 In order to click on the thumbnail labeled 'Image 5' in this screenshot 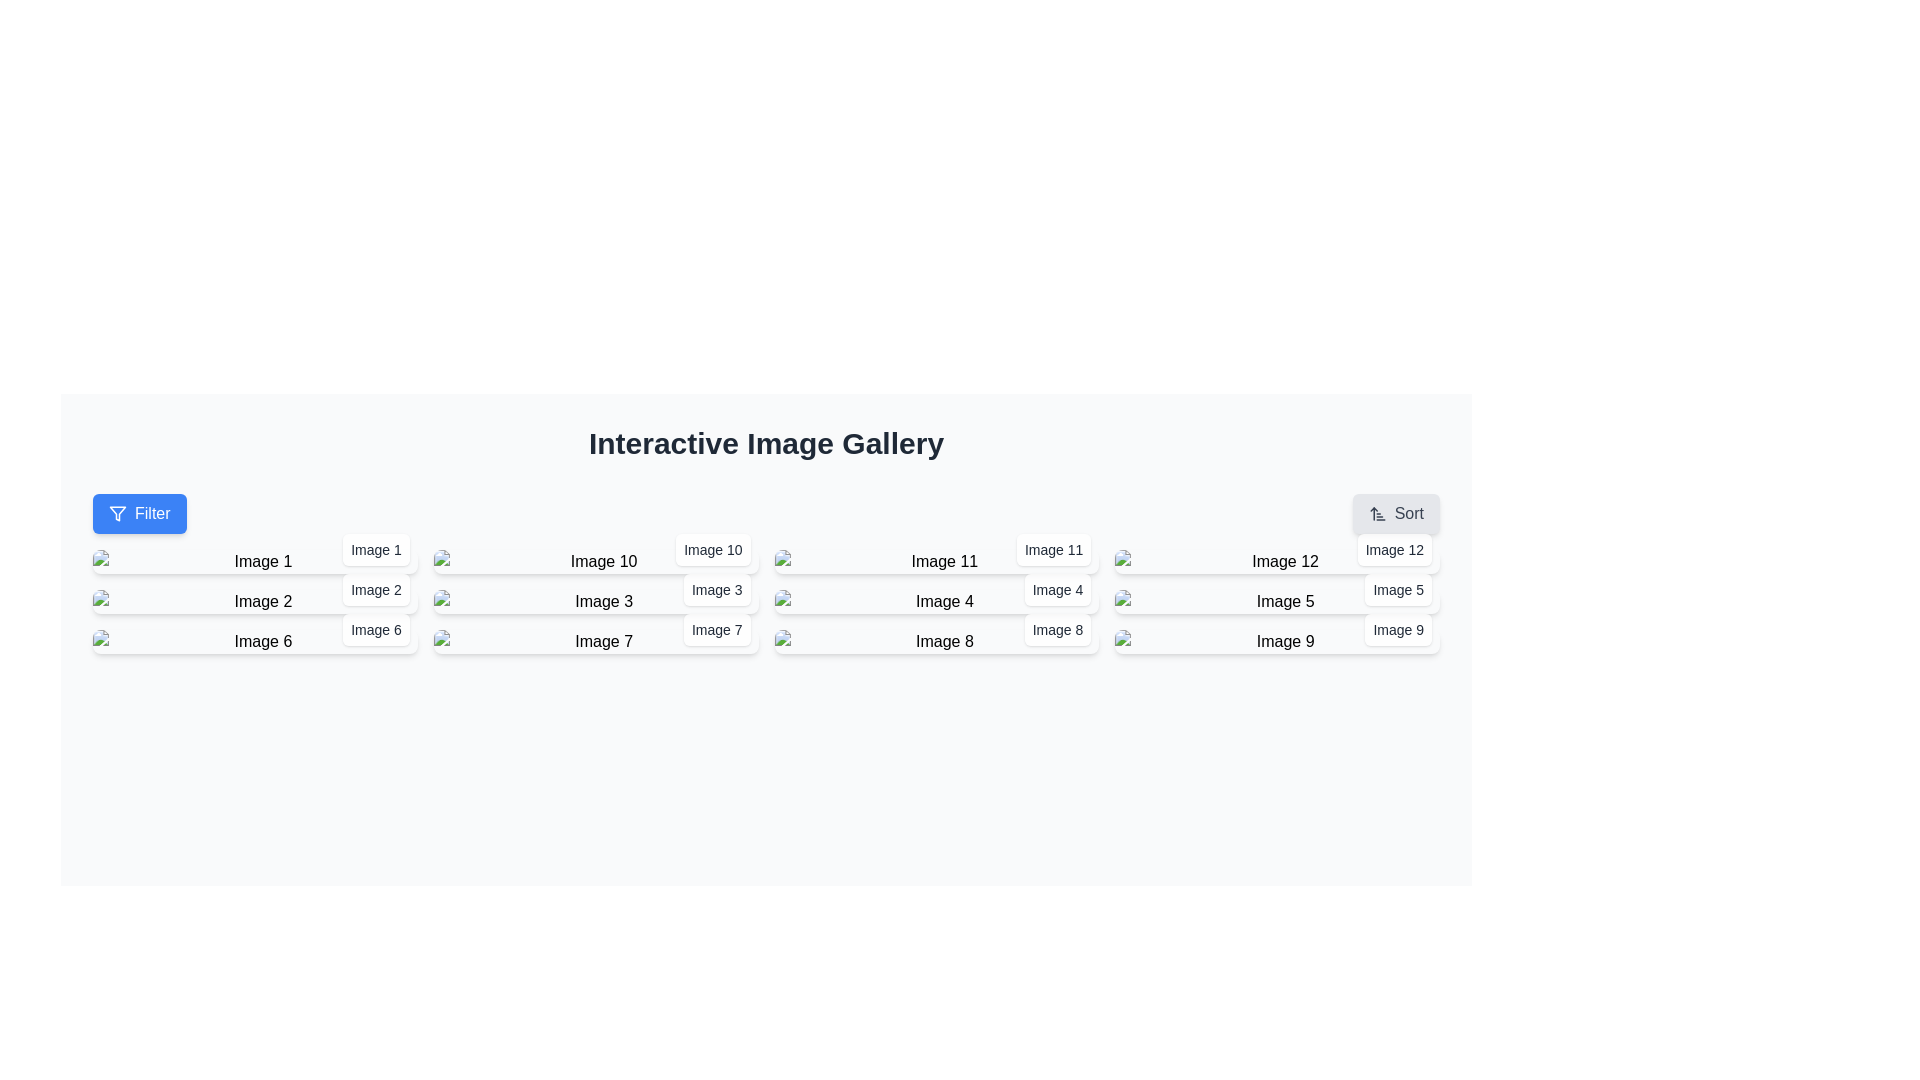, I will do `click(1276, 600)`.